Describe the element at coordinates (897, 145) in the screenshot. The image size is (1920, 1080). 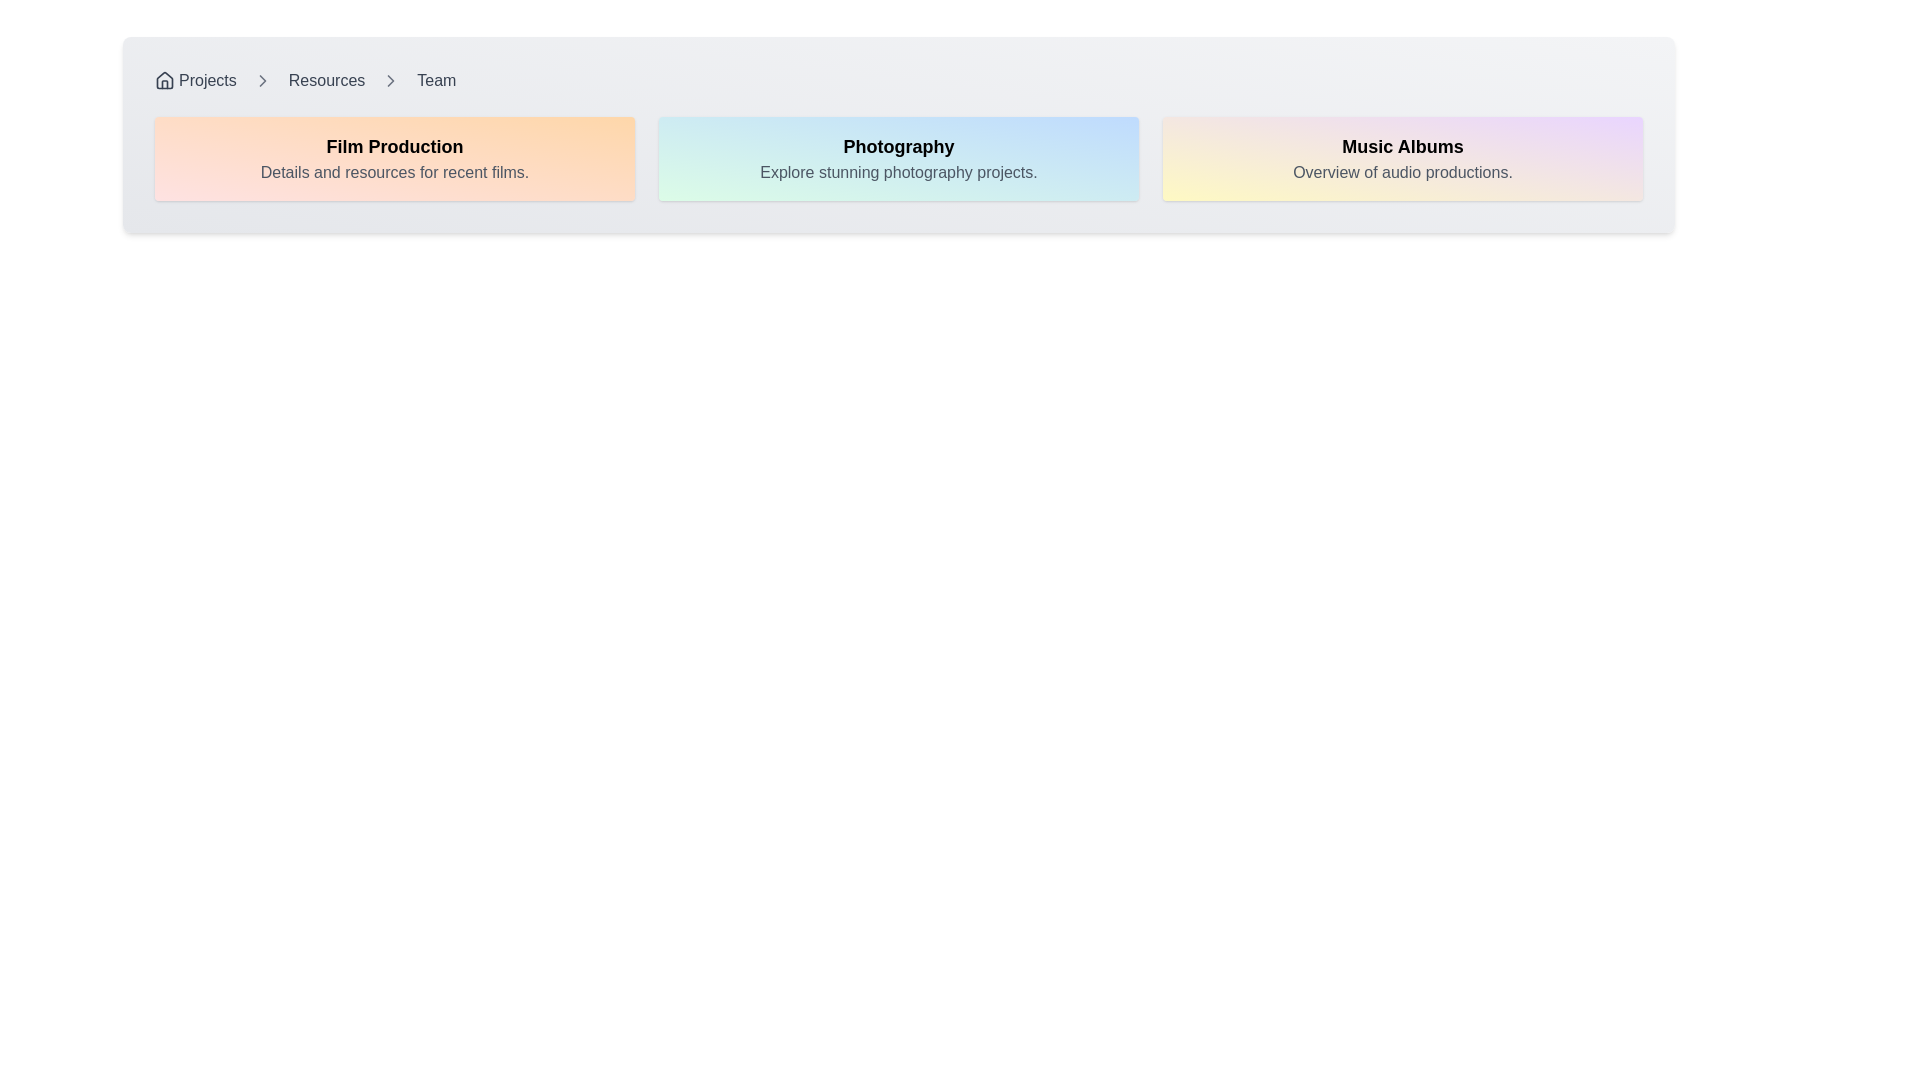
I see `the title/heading text element that clearly labels the topic of 'Photography,' which is centrally positioned above the text 'Explore stunning photography projects.'` at that location.